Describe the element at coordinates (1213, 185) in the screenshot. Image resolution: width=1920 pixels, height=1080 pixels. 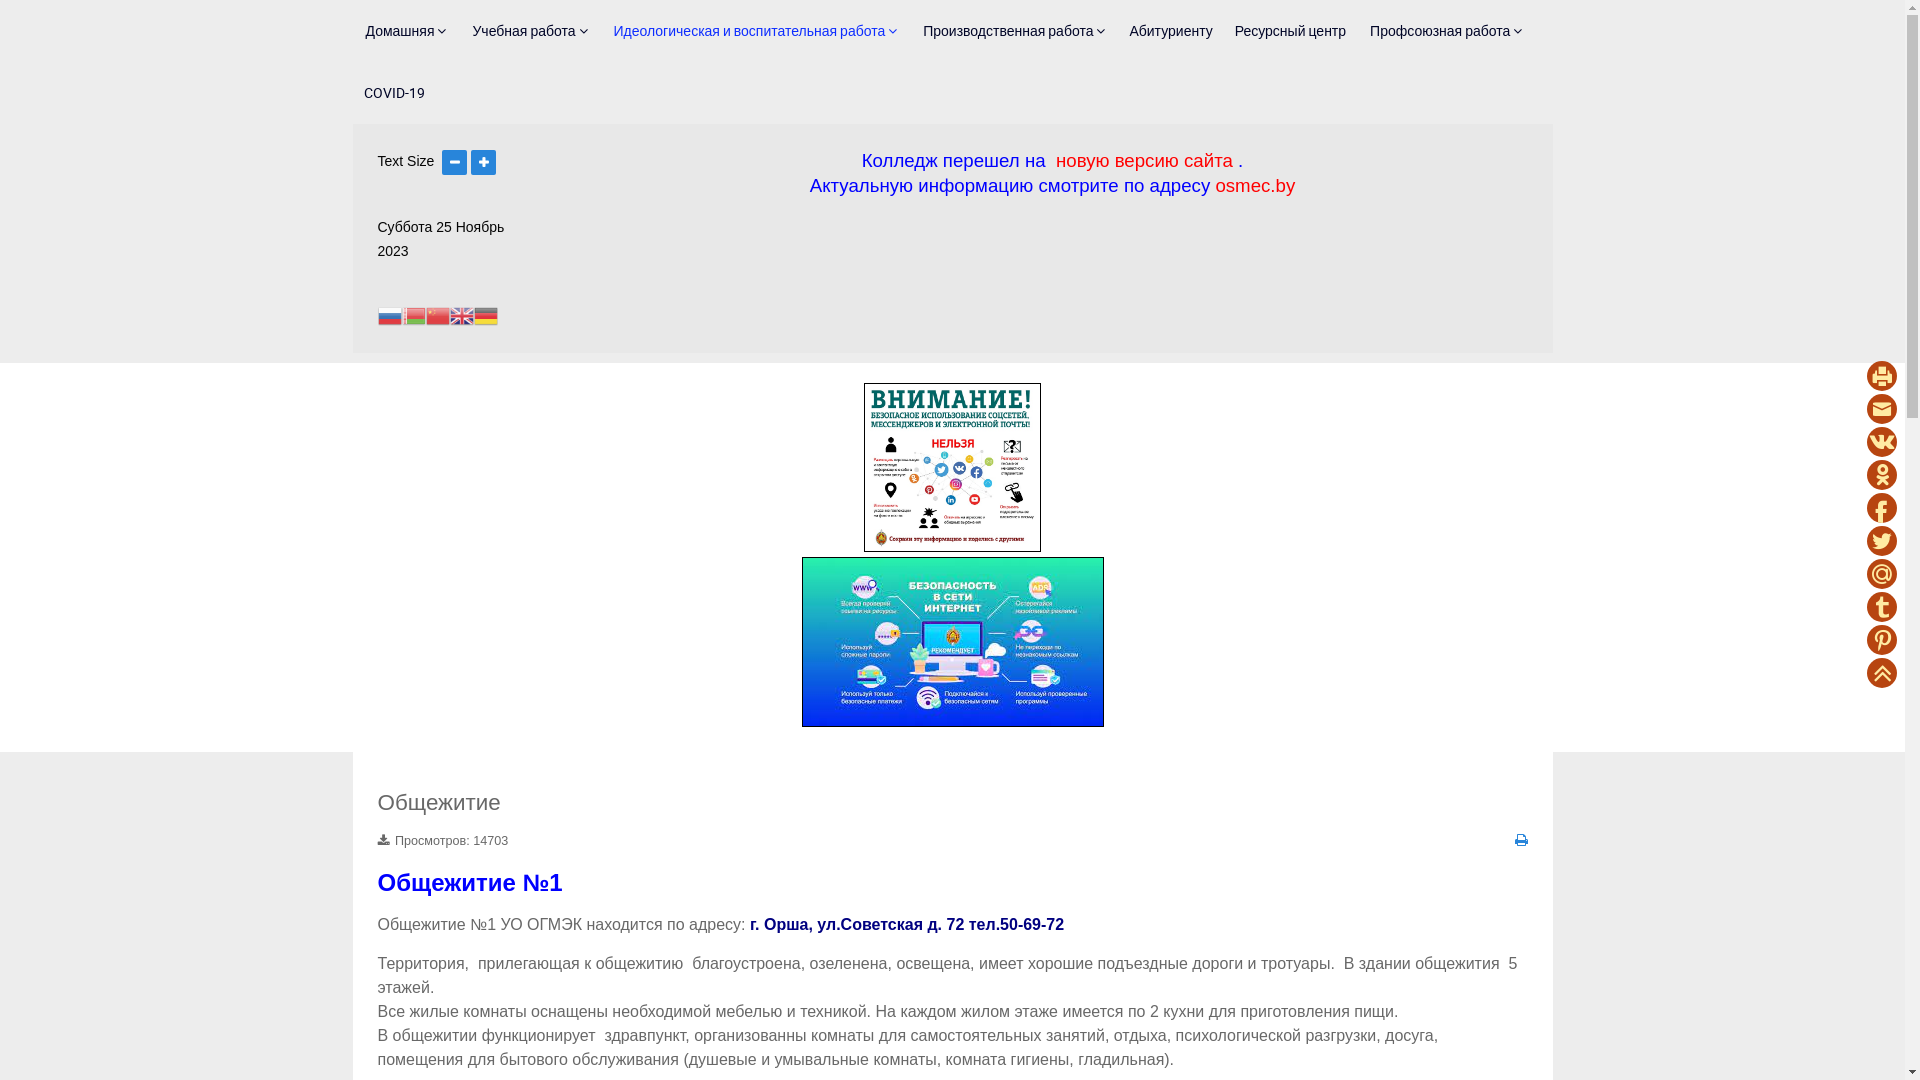
I see `'osmec.by'` at that location.